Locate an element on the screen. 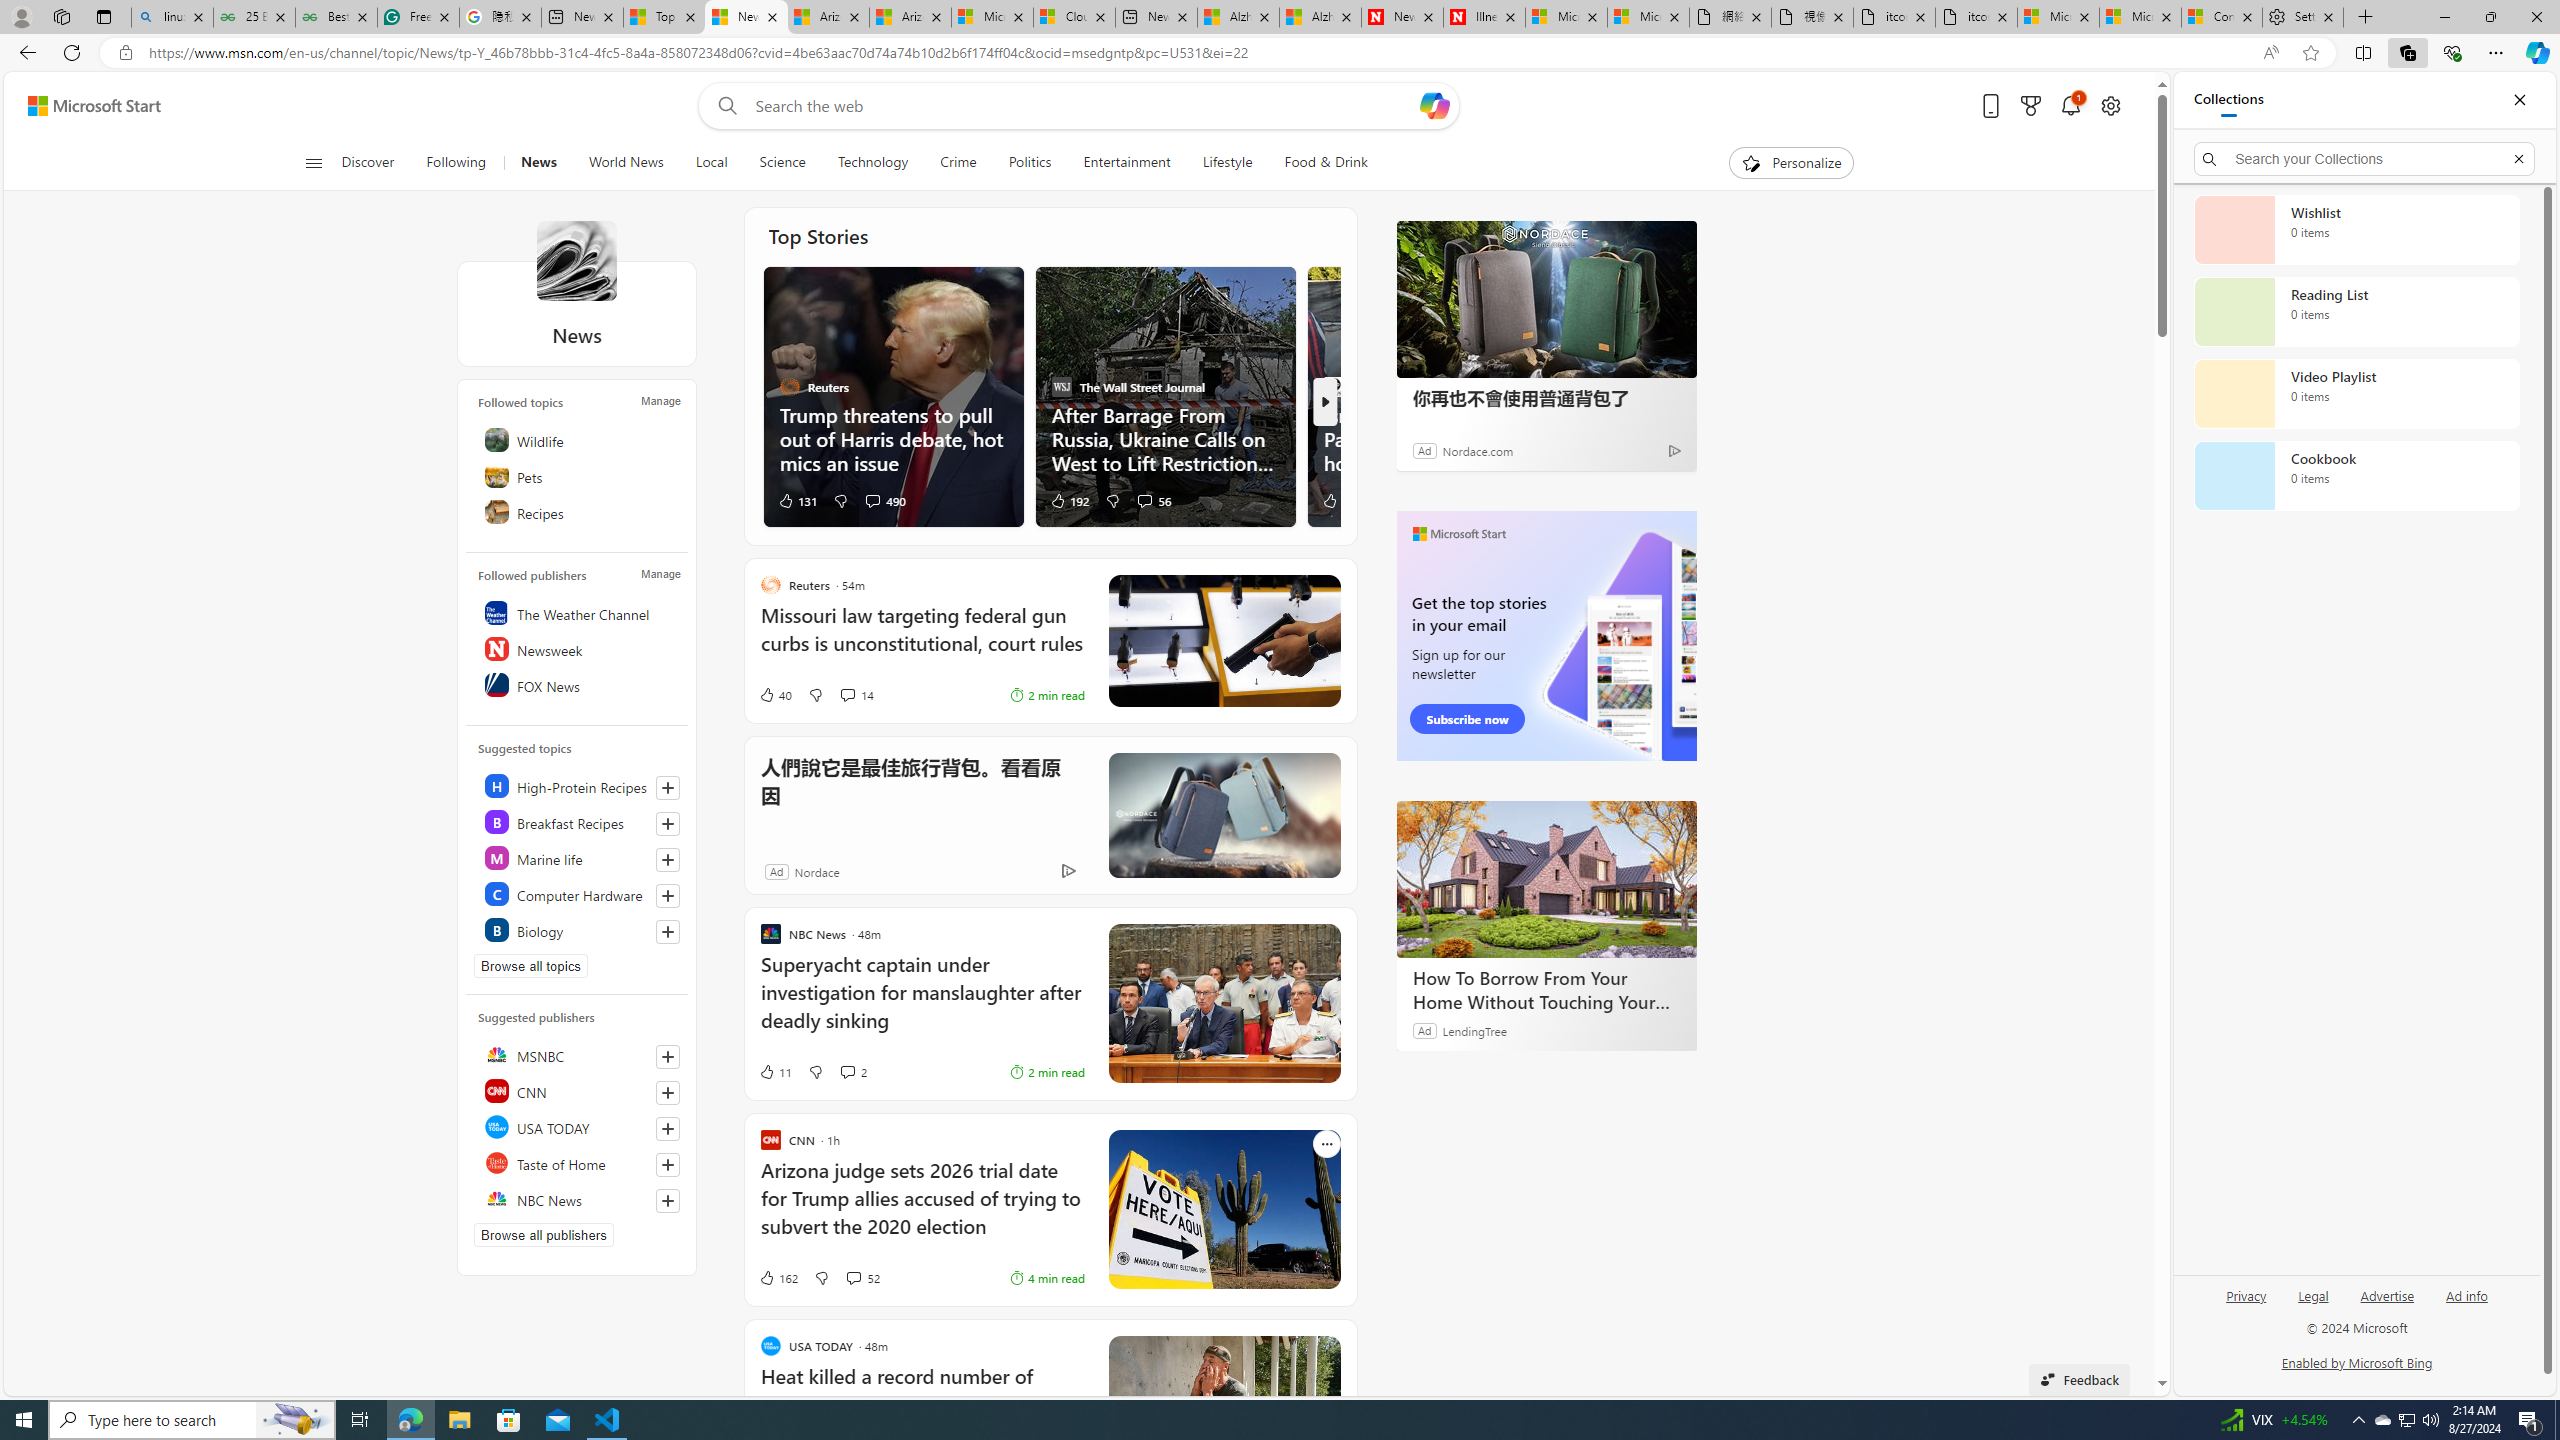  'Crime' is located at coordinates (957, 162).